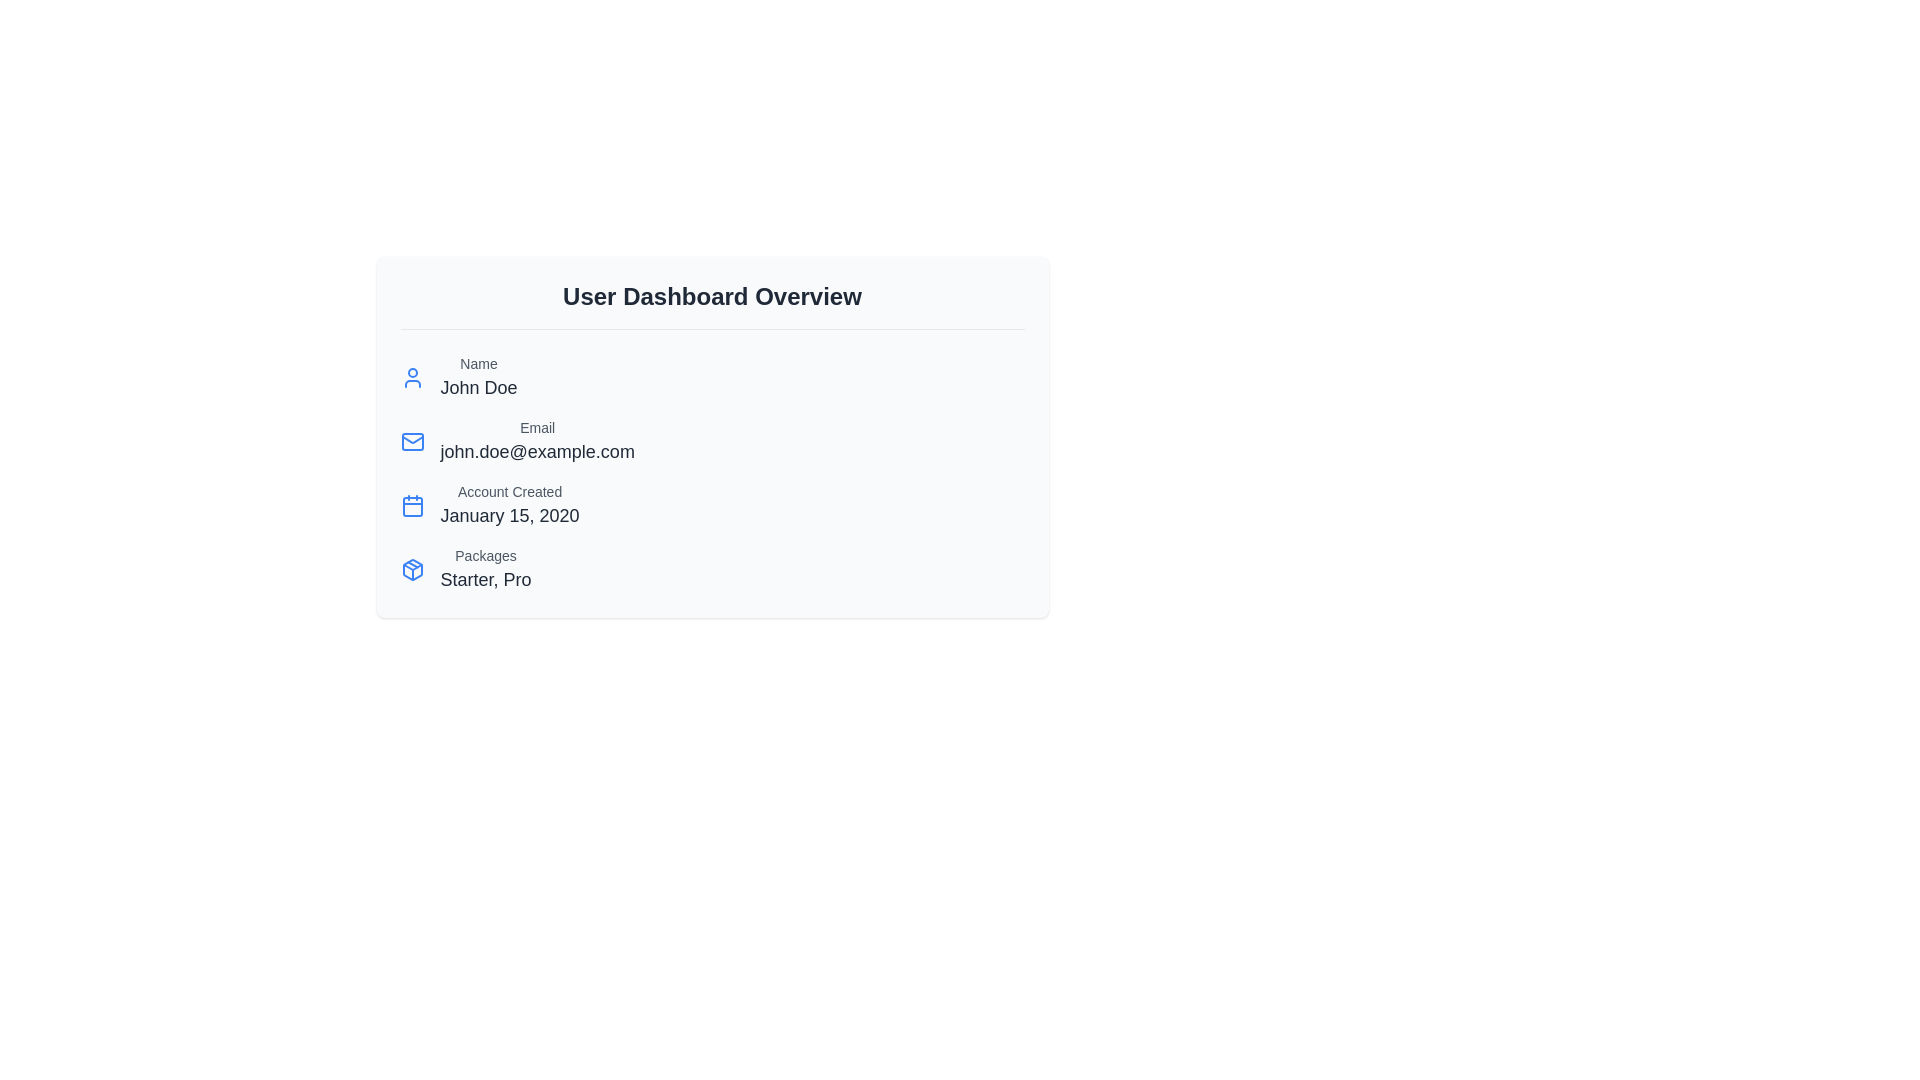 This screenshot has height=1080, width=1920. Describe the element at coordinates (510, 492) in the screenshot. I see `the Static Text Label that provides information about the account creation, located below the email section and above the date text` at that location.